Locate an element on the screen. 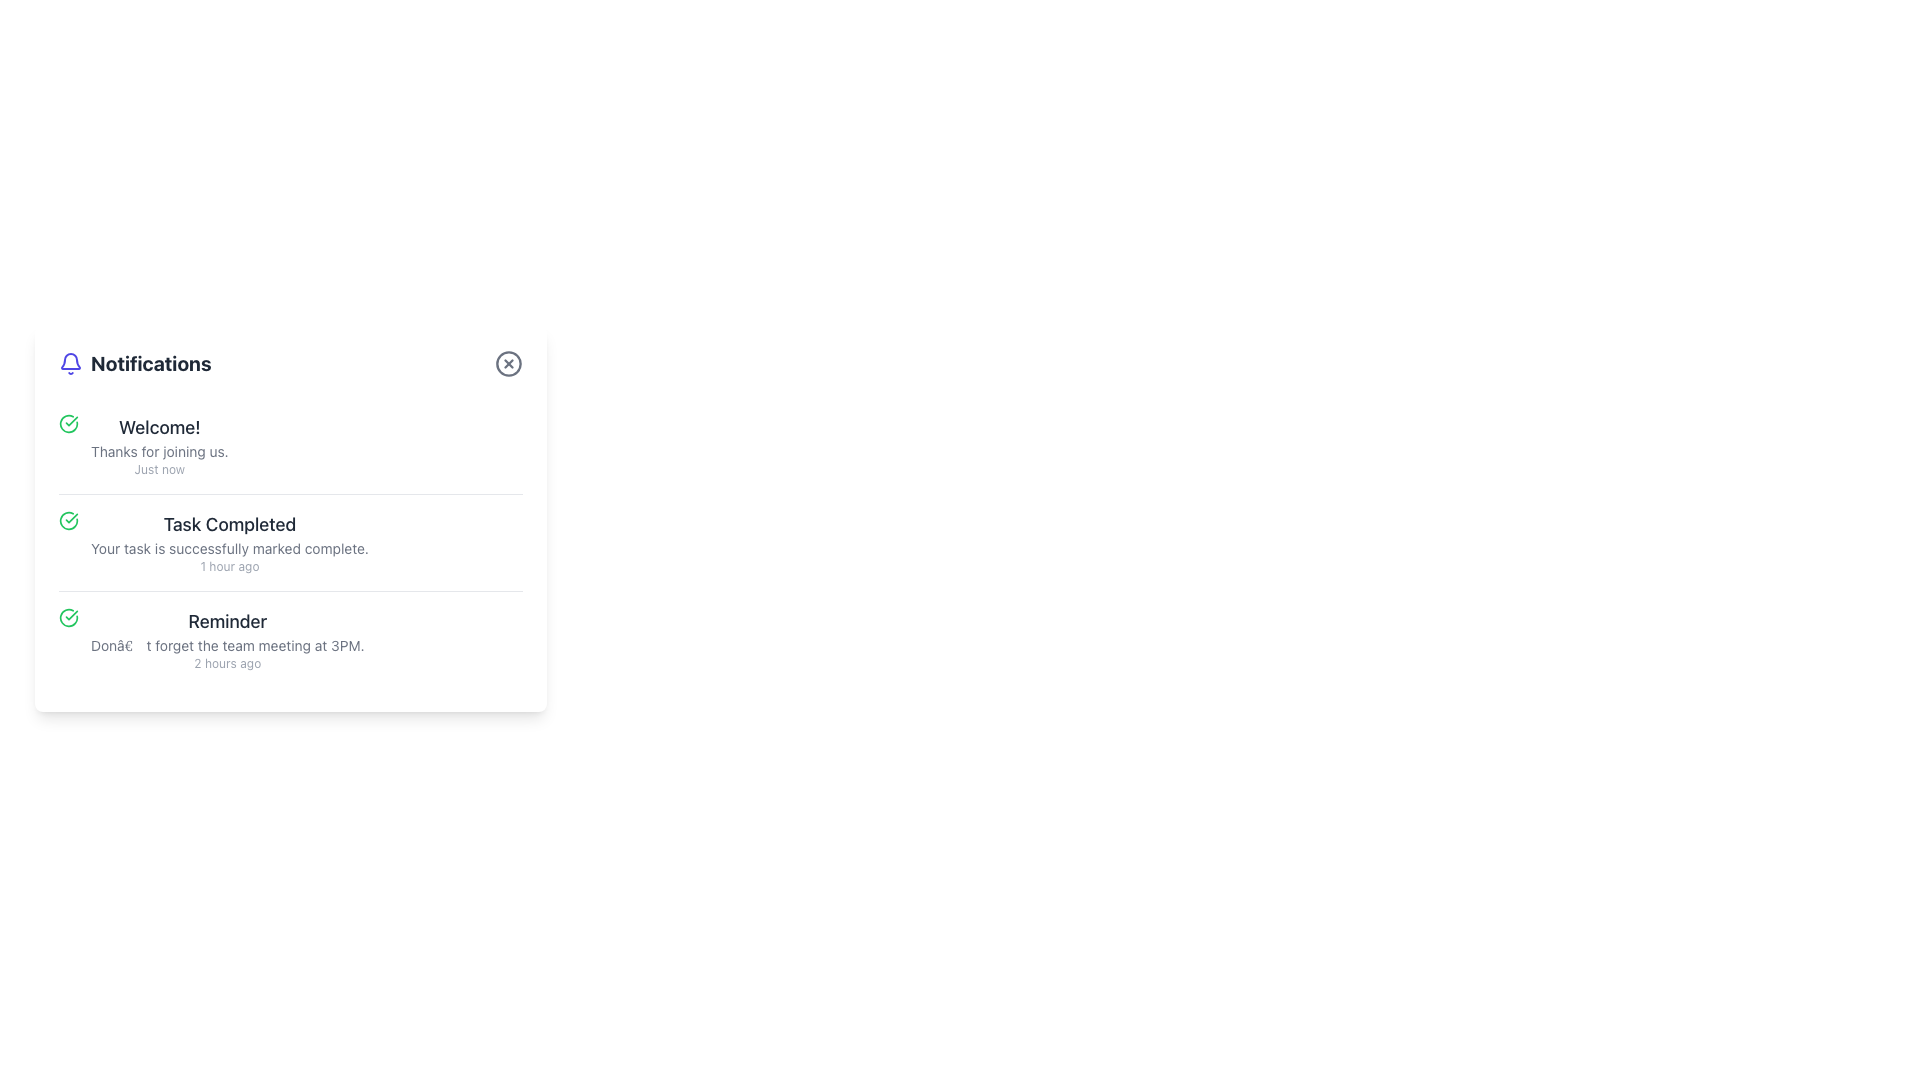  the first static text-based notification component displaying 'Welcome!' is located at coordinates (158, 445).